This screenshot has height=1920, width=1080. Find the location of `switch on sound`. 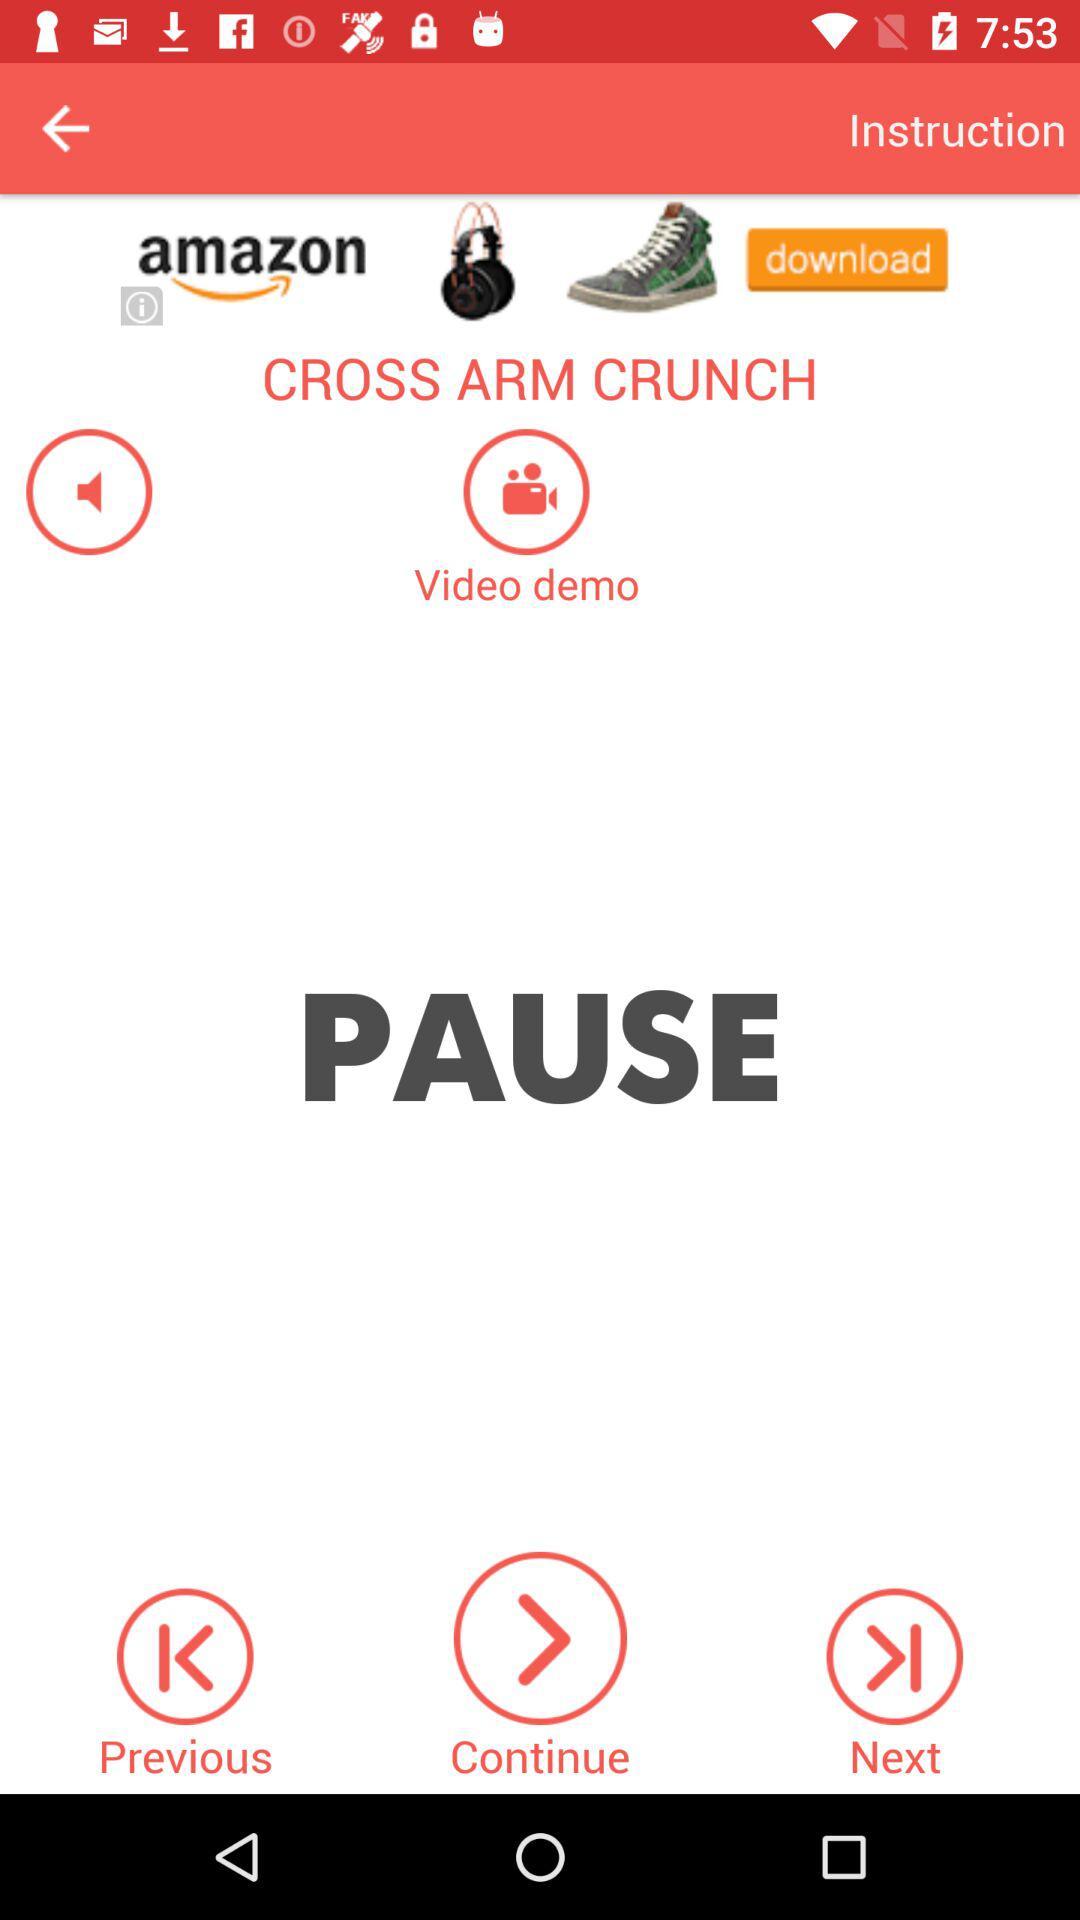

switch on sound is located at coordinates (75, 491).